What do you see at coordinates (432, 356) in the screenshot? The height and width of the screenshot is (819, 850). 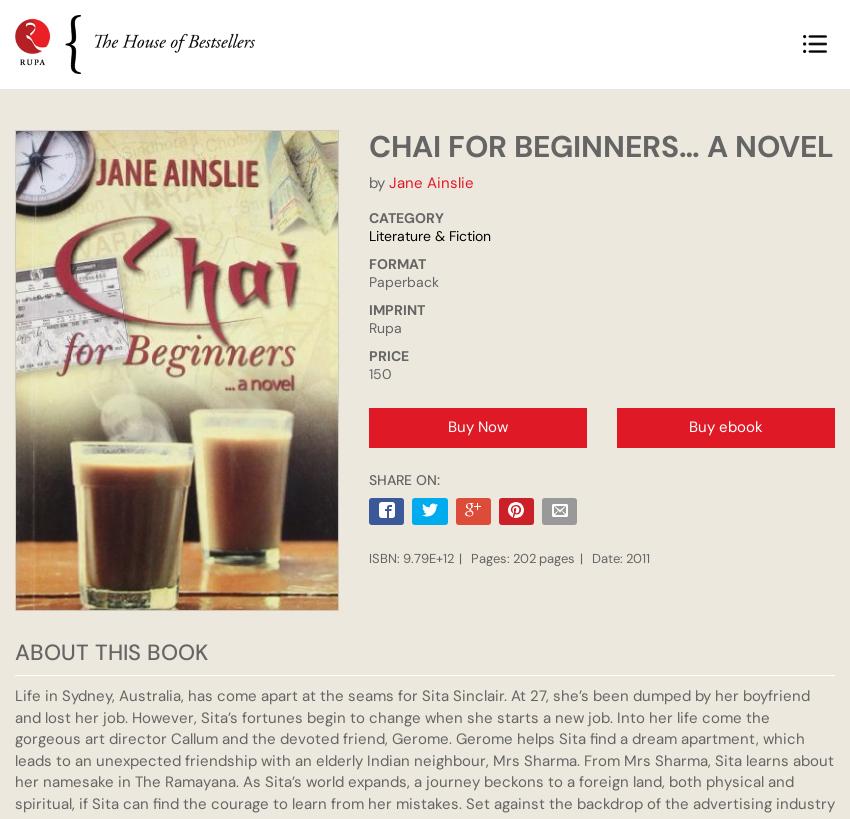 I see `'Bhaswati Mukherjee'` at bounding box center [432, 356].